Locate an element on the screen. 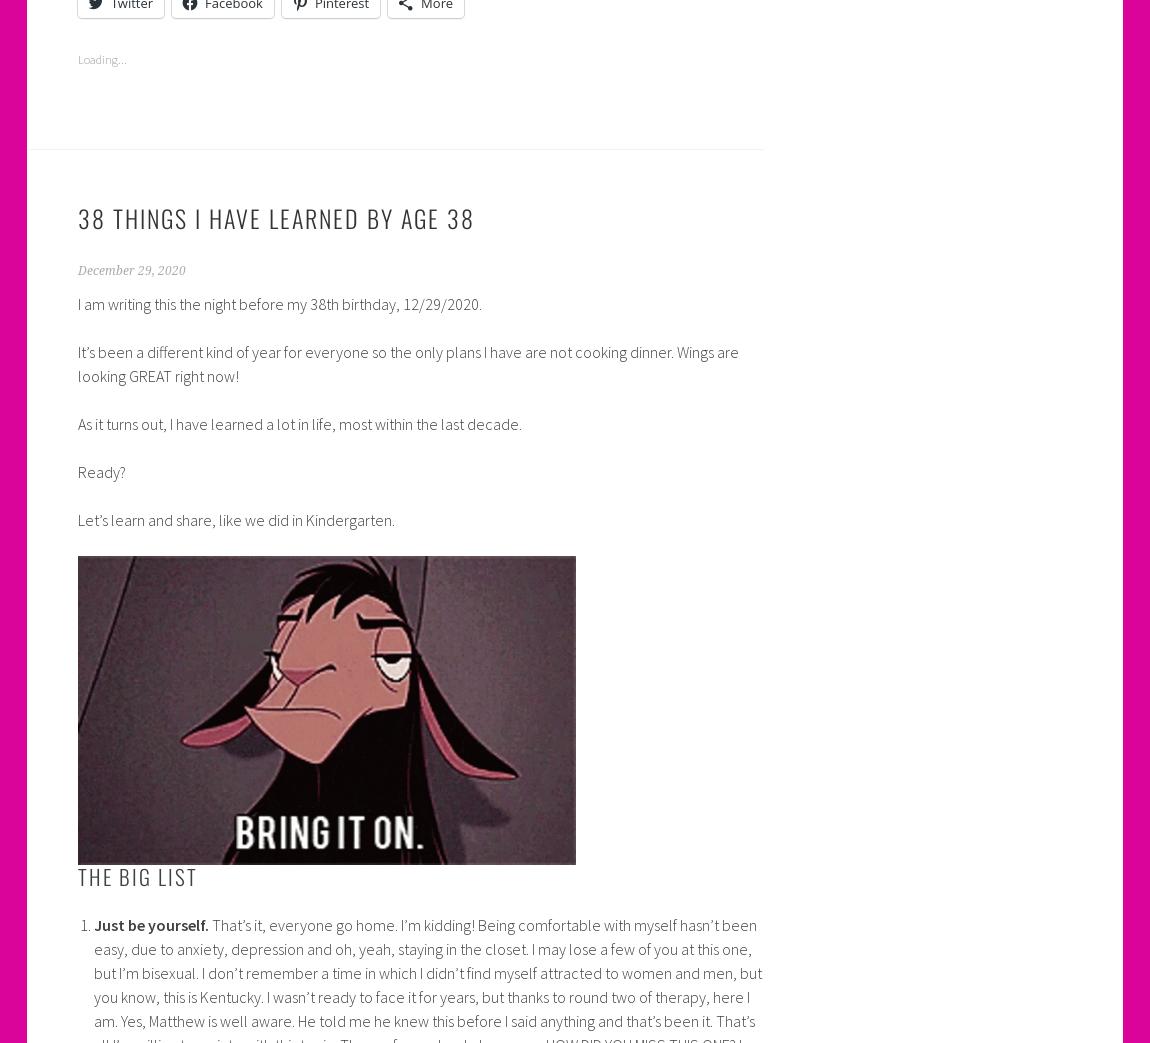  'Loading...' is located at coordinates (100, 57).